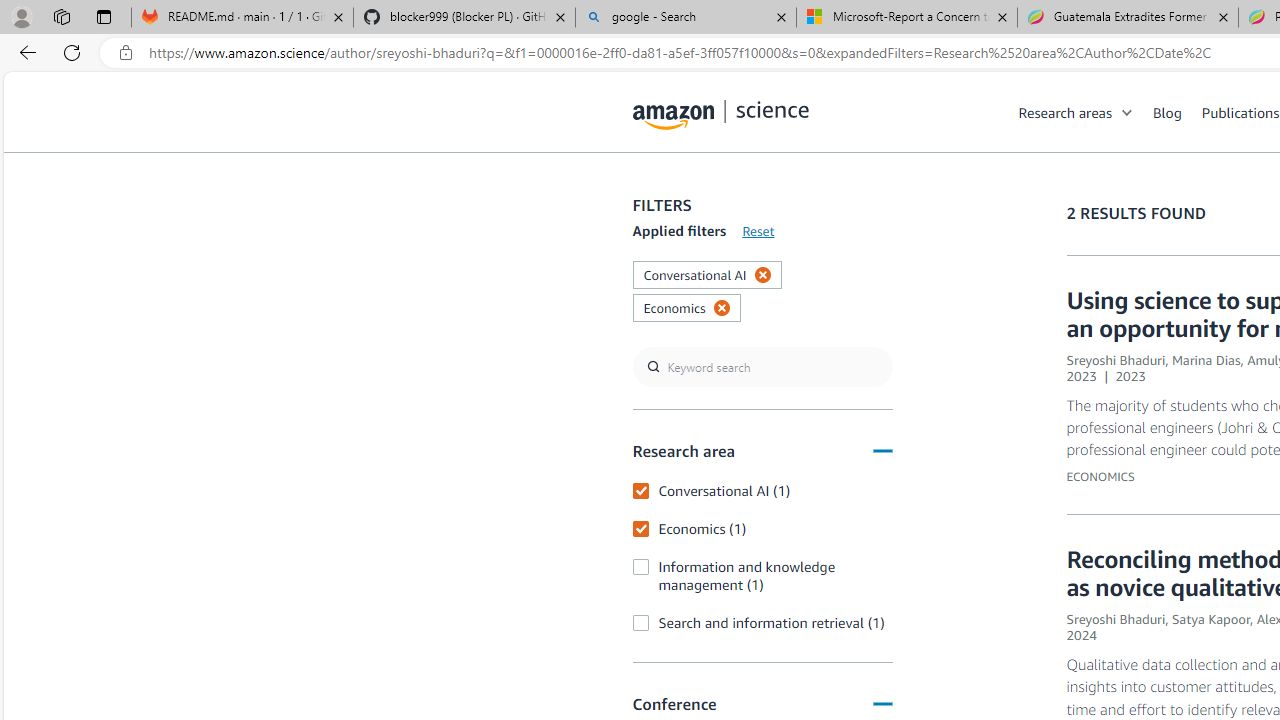  Describe the element at coordinates (1085, 111) in the screenshot. I see `'Research areas'` at that location.